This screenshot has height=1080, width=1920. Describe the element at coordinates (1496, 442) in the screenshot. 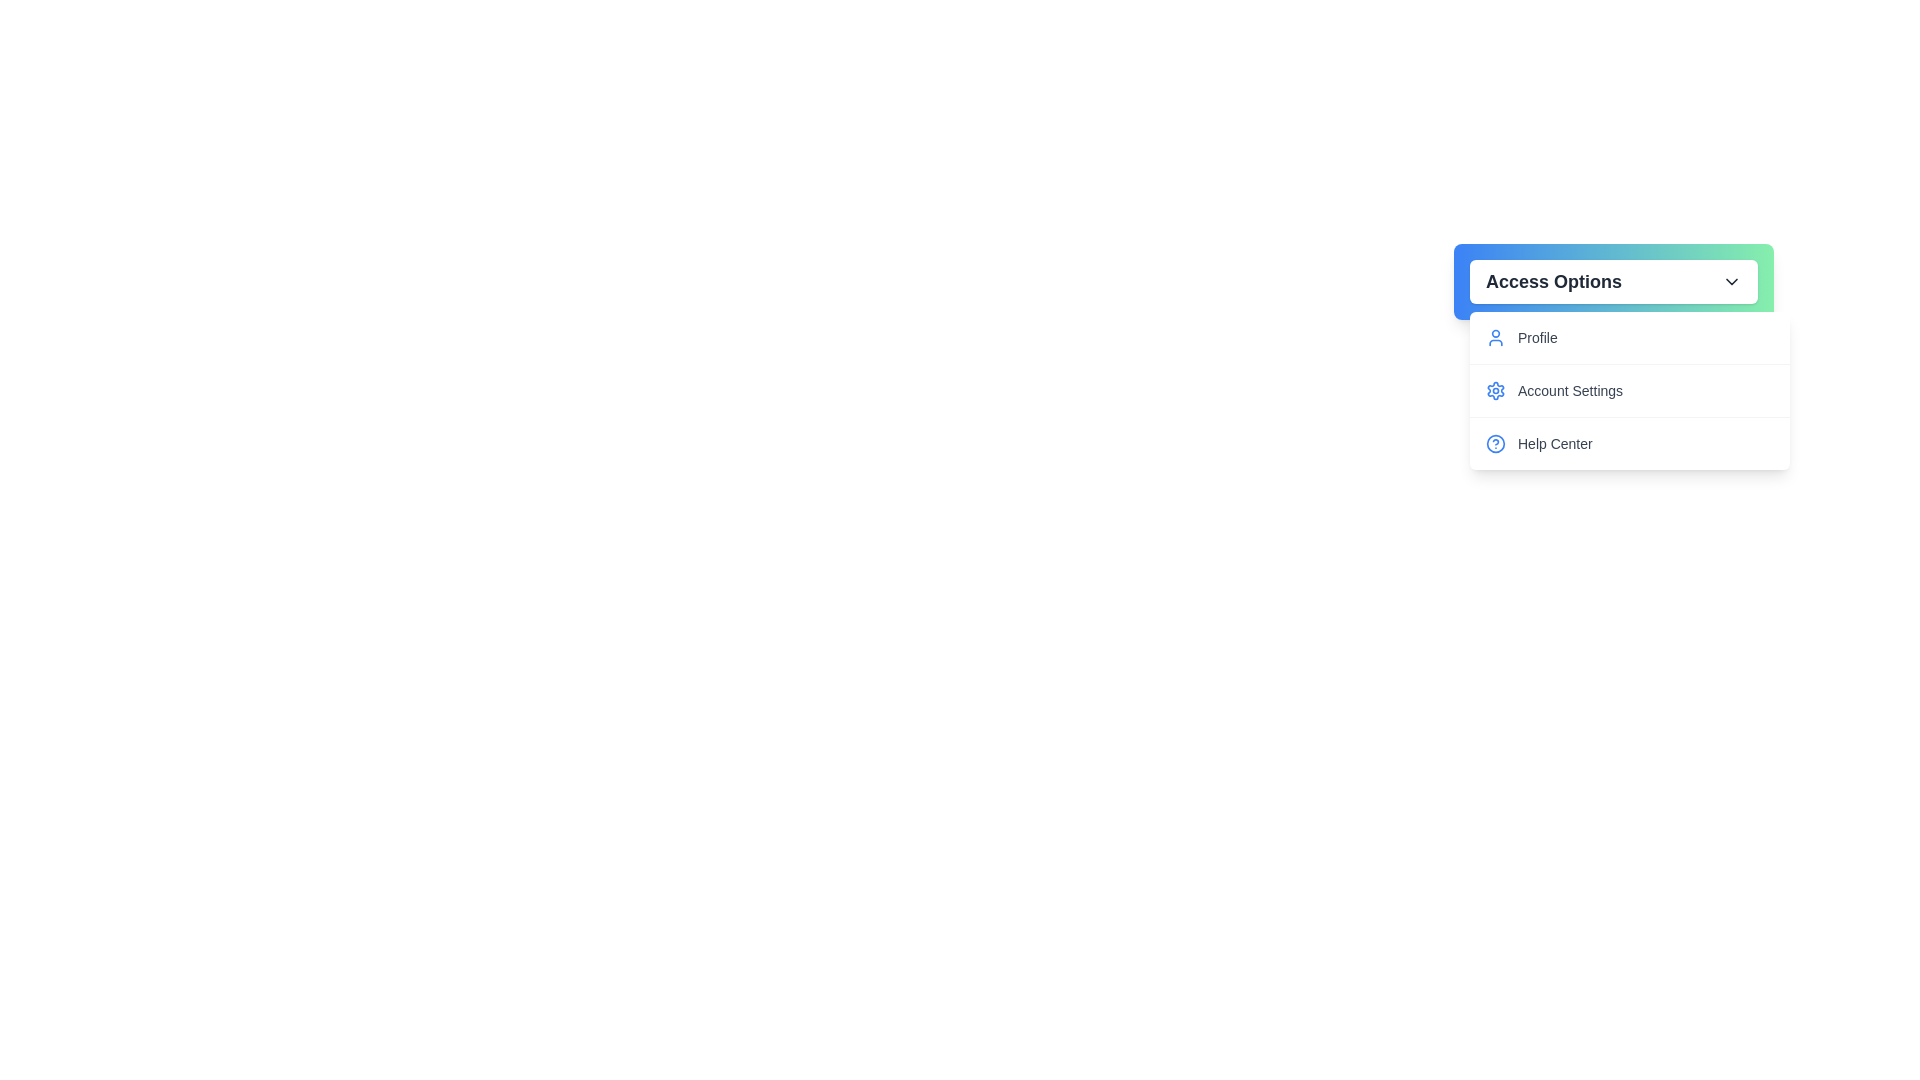

I see `the circular icon element with a blue border that resembles a help or information symbol, located adjacent to 'Profile' and 'Account Settings' in the options drop-down menu` at that location.